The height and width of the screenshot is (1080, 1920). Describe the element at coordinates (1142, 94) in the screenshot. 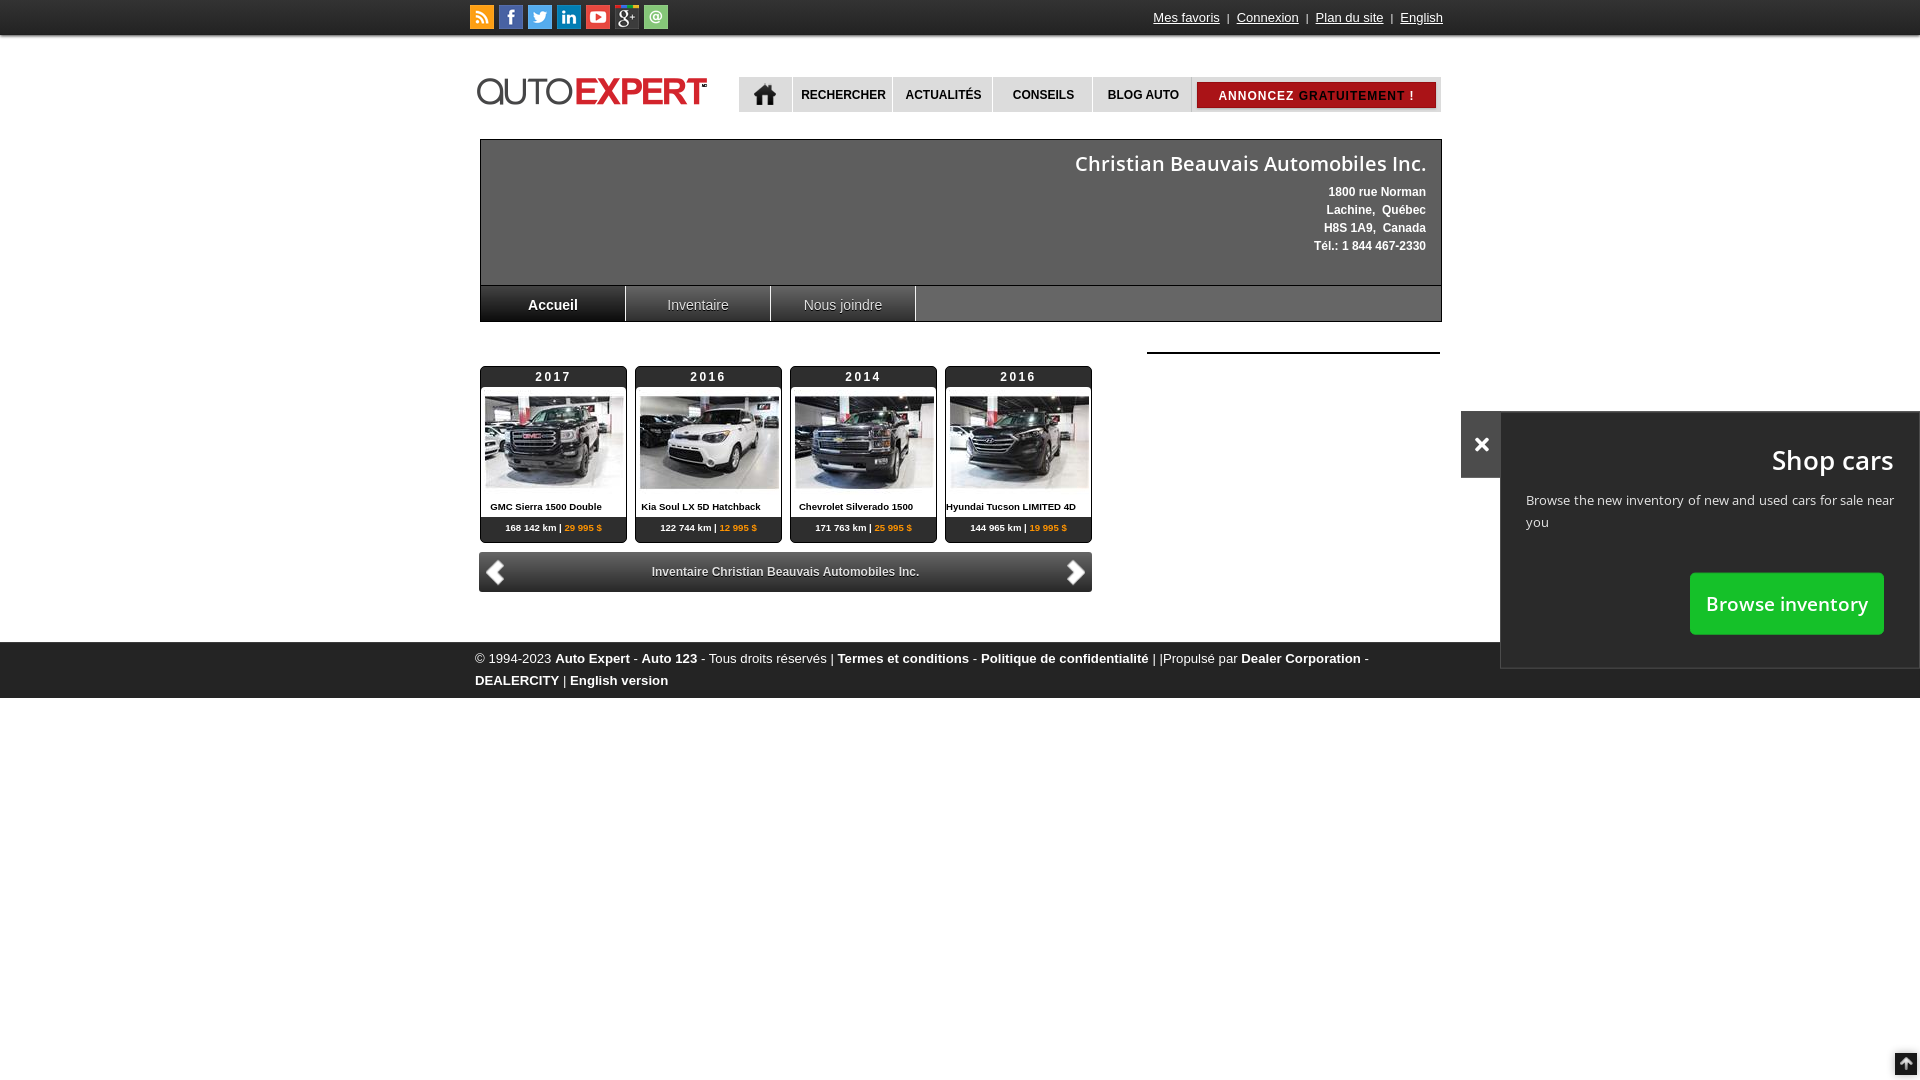

I see `'BLOG AUTO'` at that location.